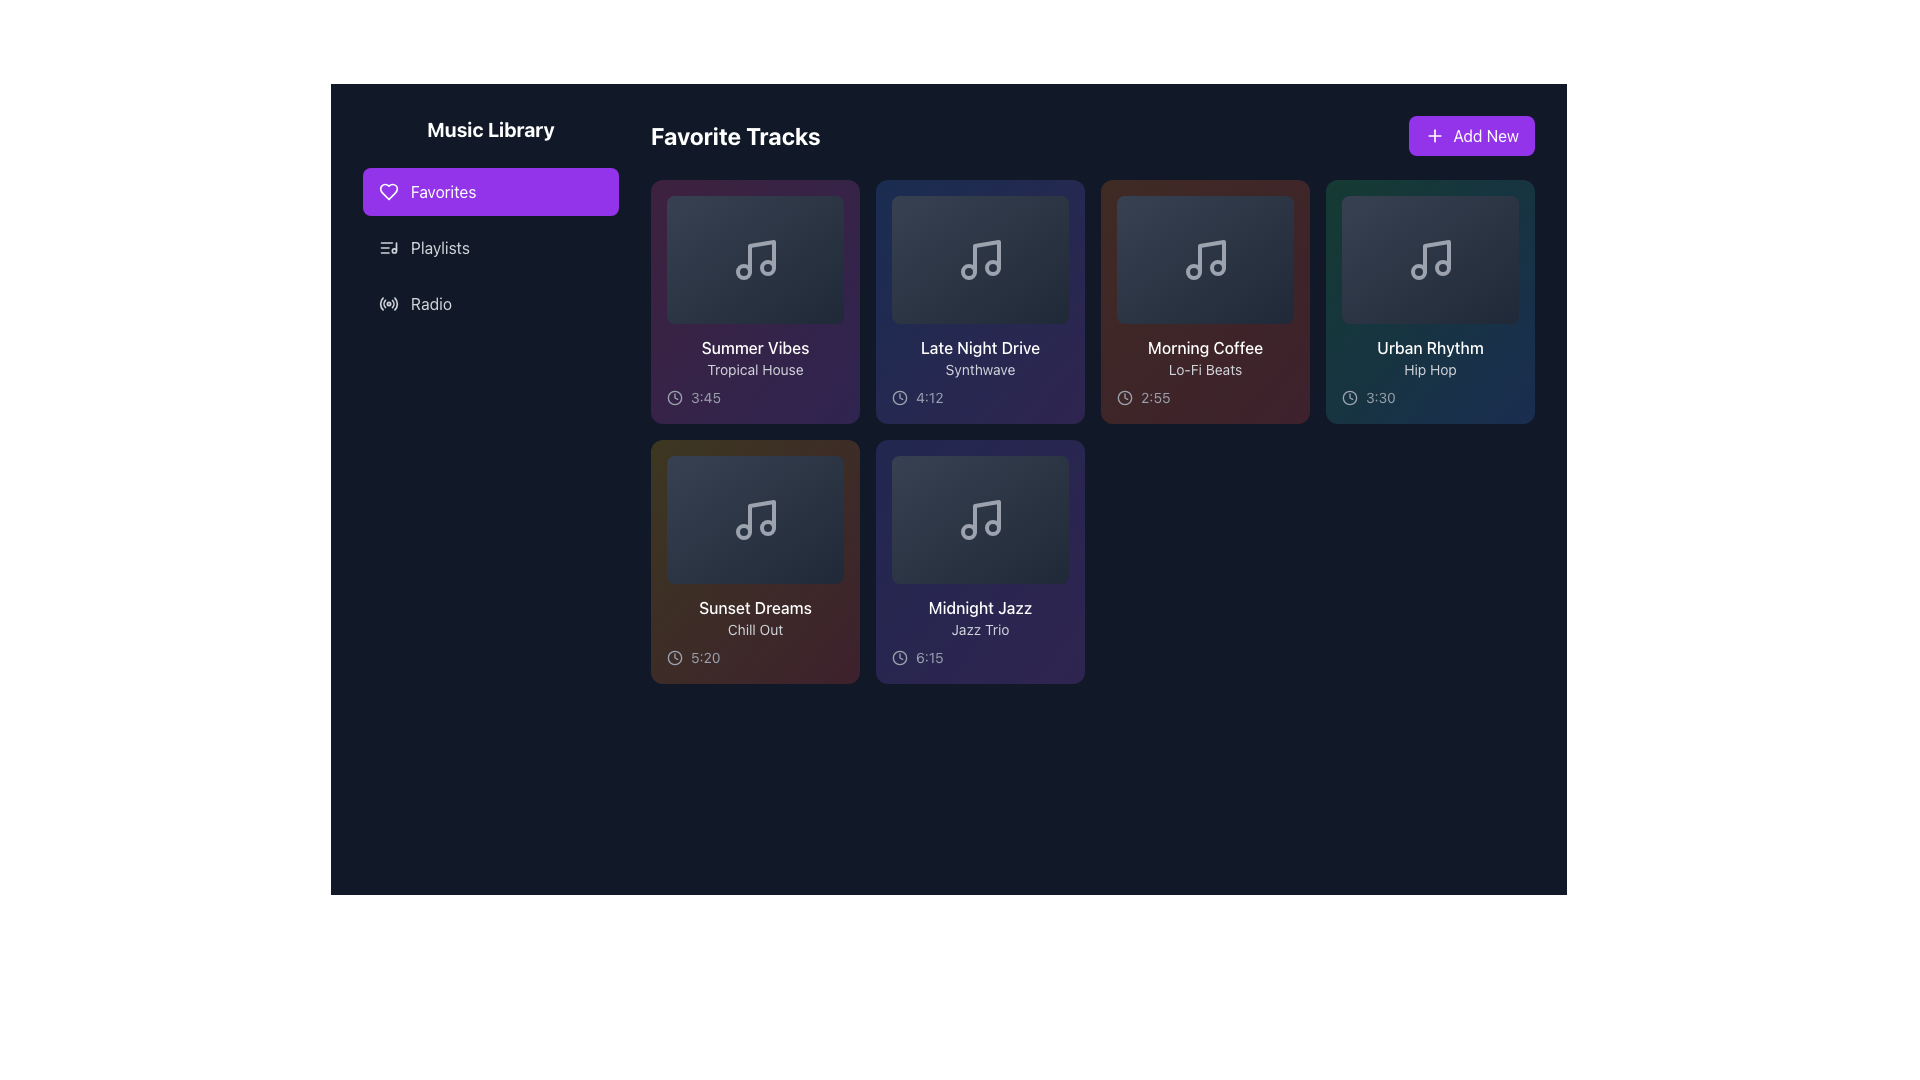 The image size is (1920, 1080). I want to click on the heart icon located within the 'Favorites' button in the left-side navigation panel, which symbolizes 'Favorites' or 'Liked items', so click(388, 192).